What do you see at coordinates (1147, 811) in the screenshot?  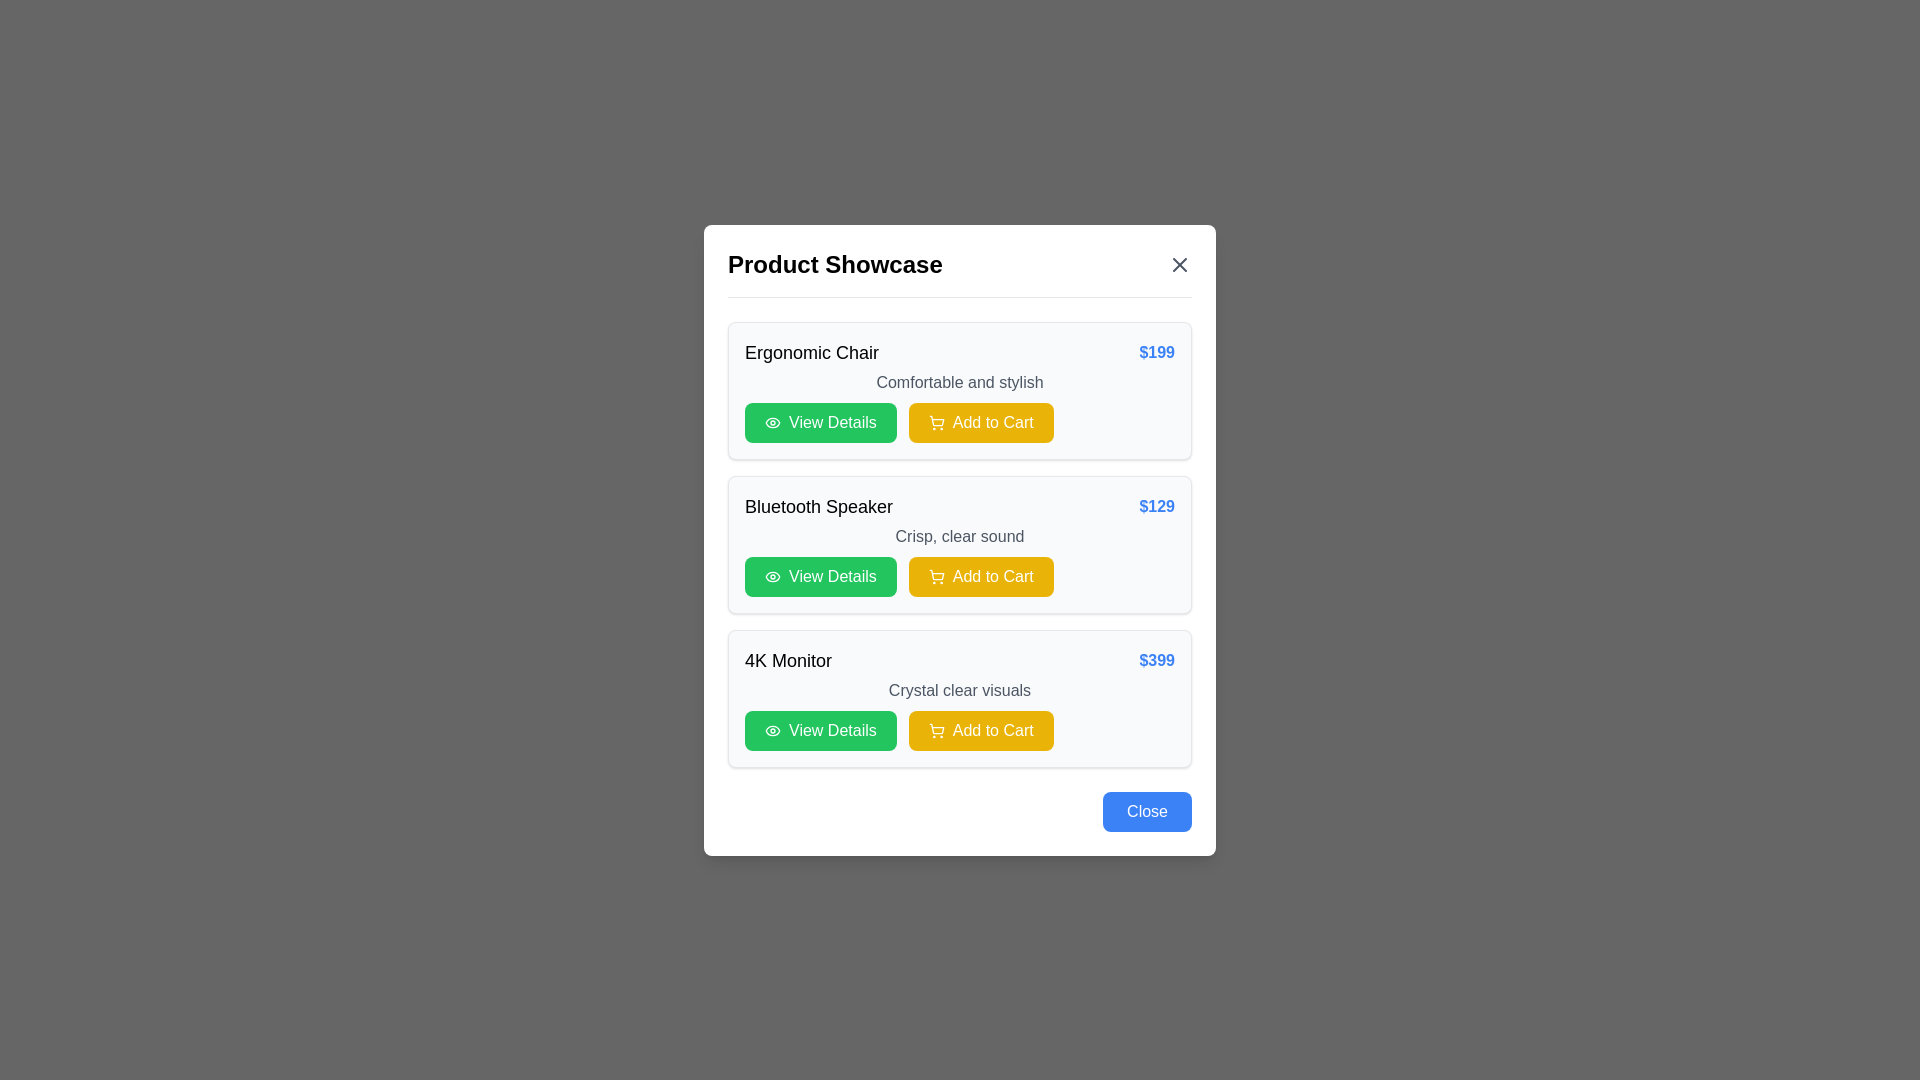 I see `the close button located in the bottom-right corner of the modal dialog` at bounding box center [1147, 811].